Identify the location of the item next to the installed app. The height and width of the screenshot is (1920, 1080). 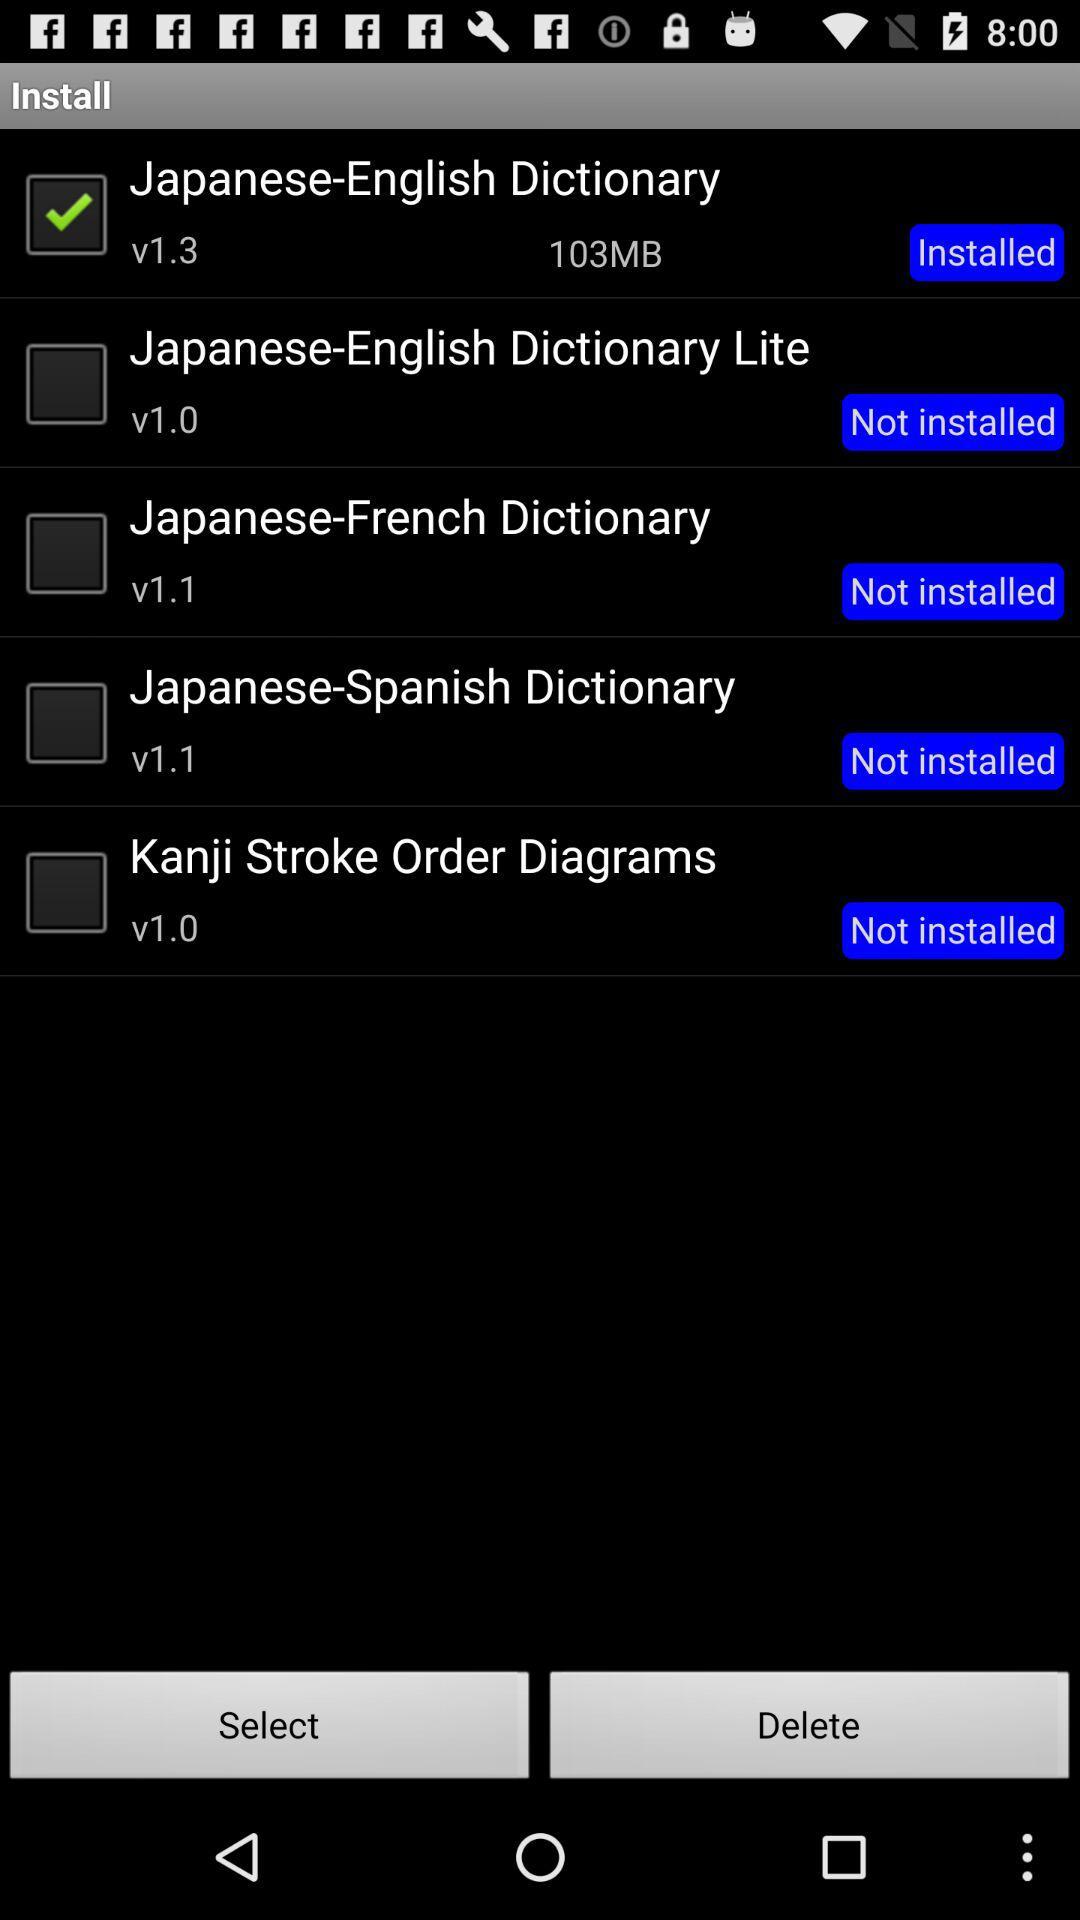
(604, 251).